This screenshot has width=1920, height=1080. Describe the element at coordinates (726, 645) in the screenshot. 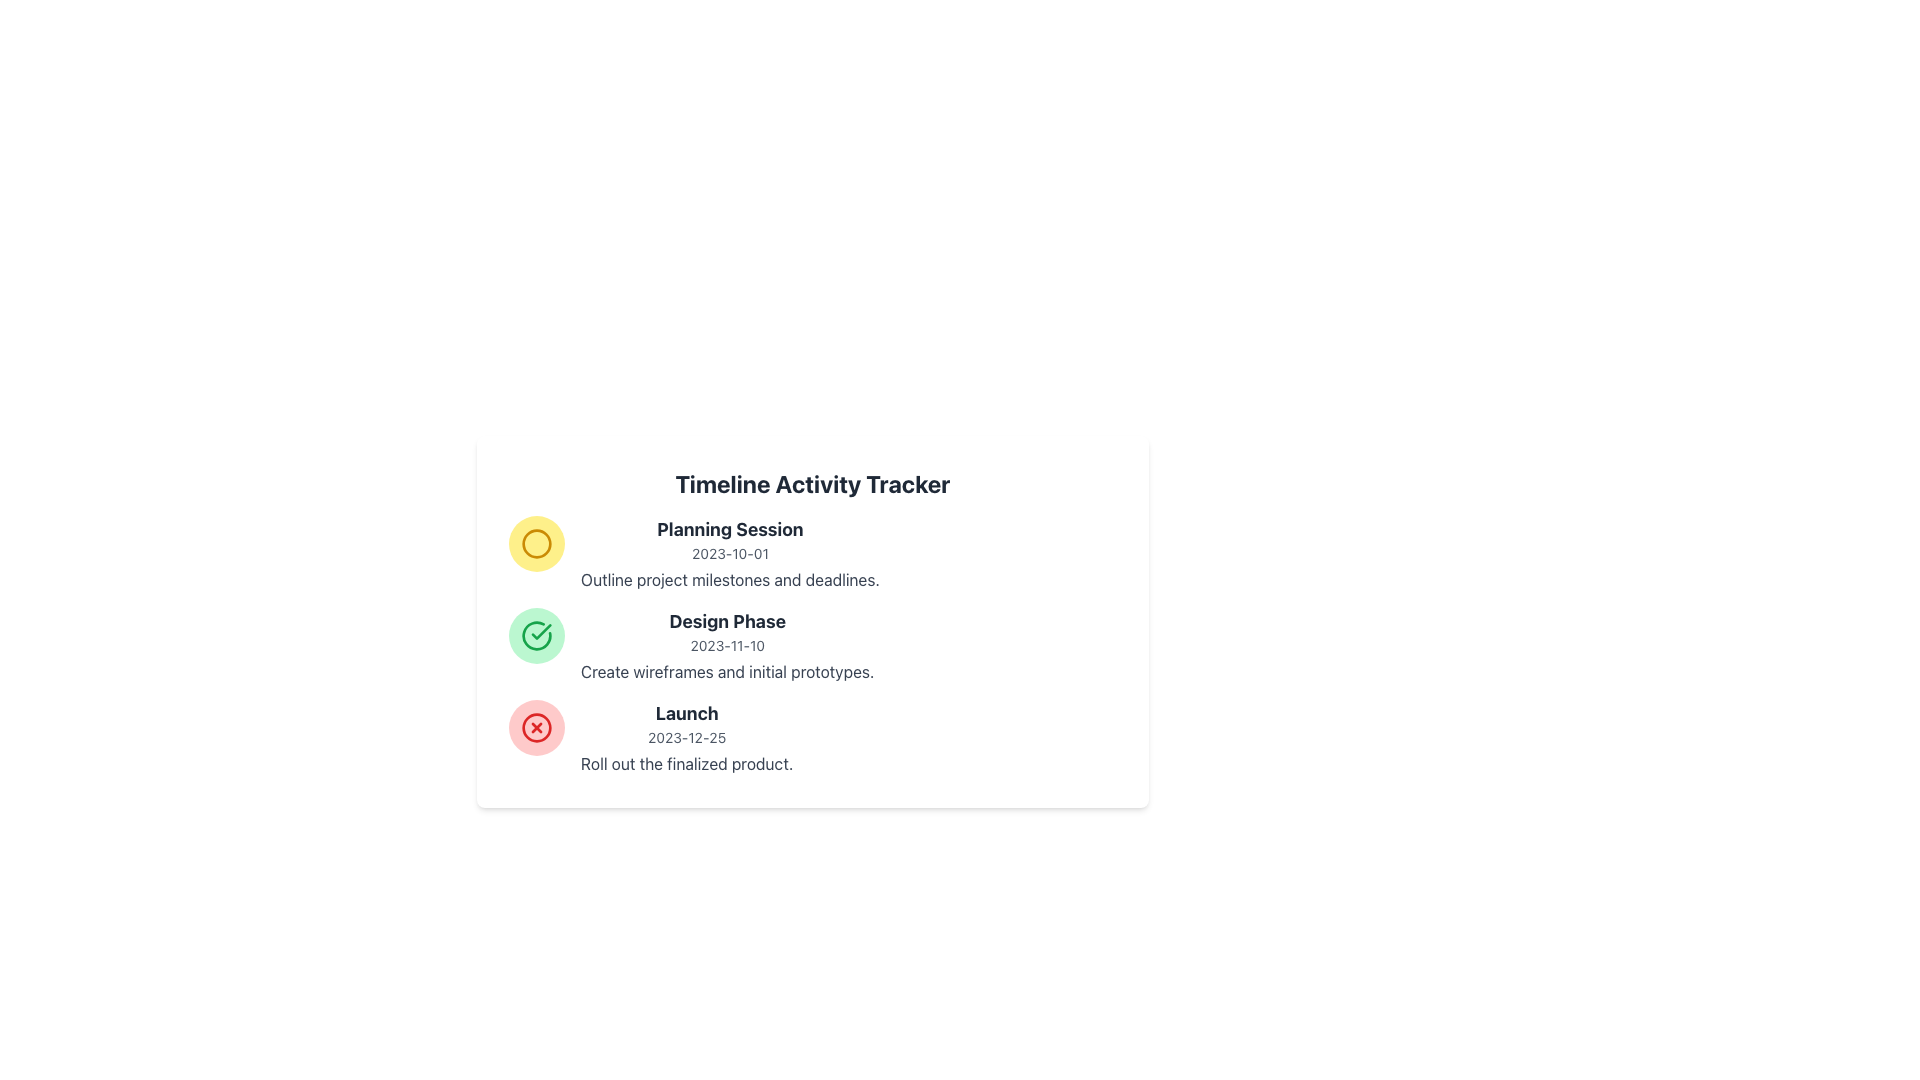

I see `the Static Text Block titled 'Design Phase' which includes the date '2023-11-10' and description 'Create wireframes and initial prototypes.'` at that location.